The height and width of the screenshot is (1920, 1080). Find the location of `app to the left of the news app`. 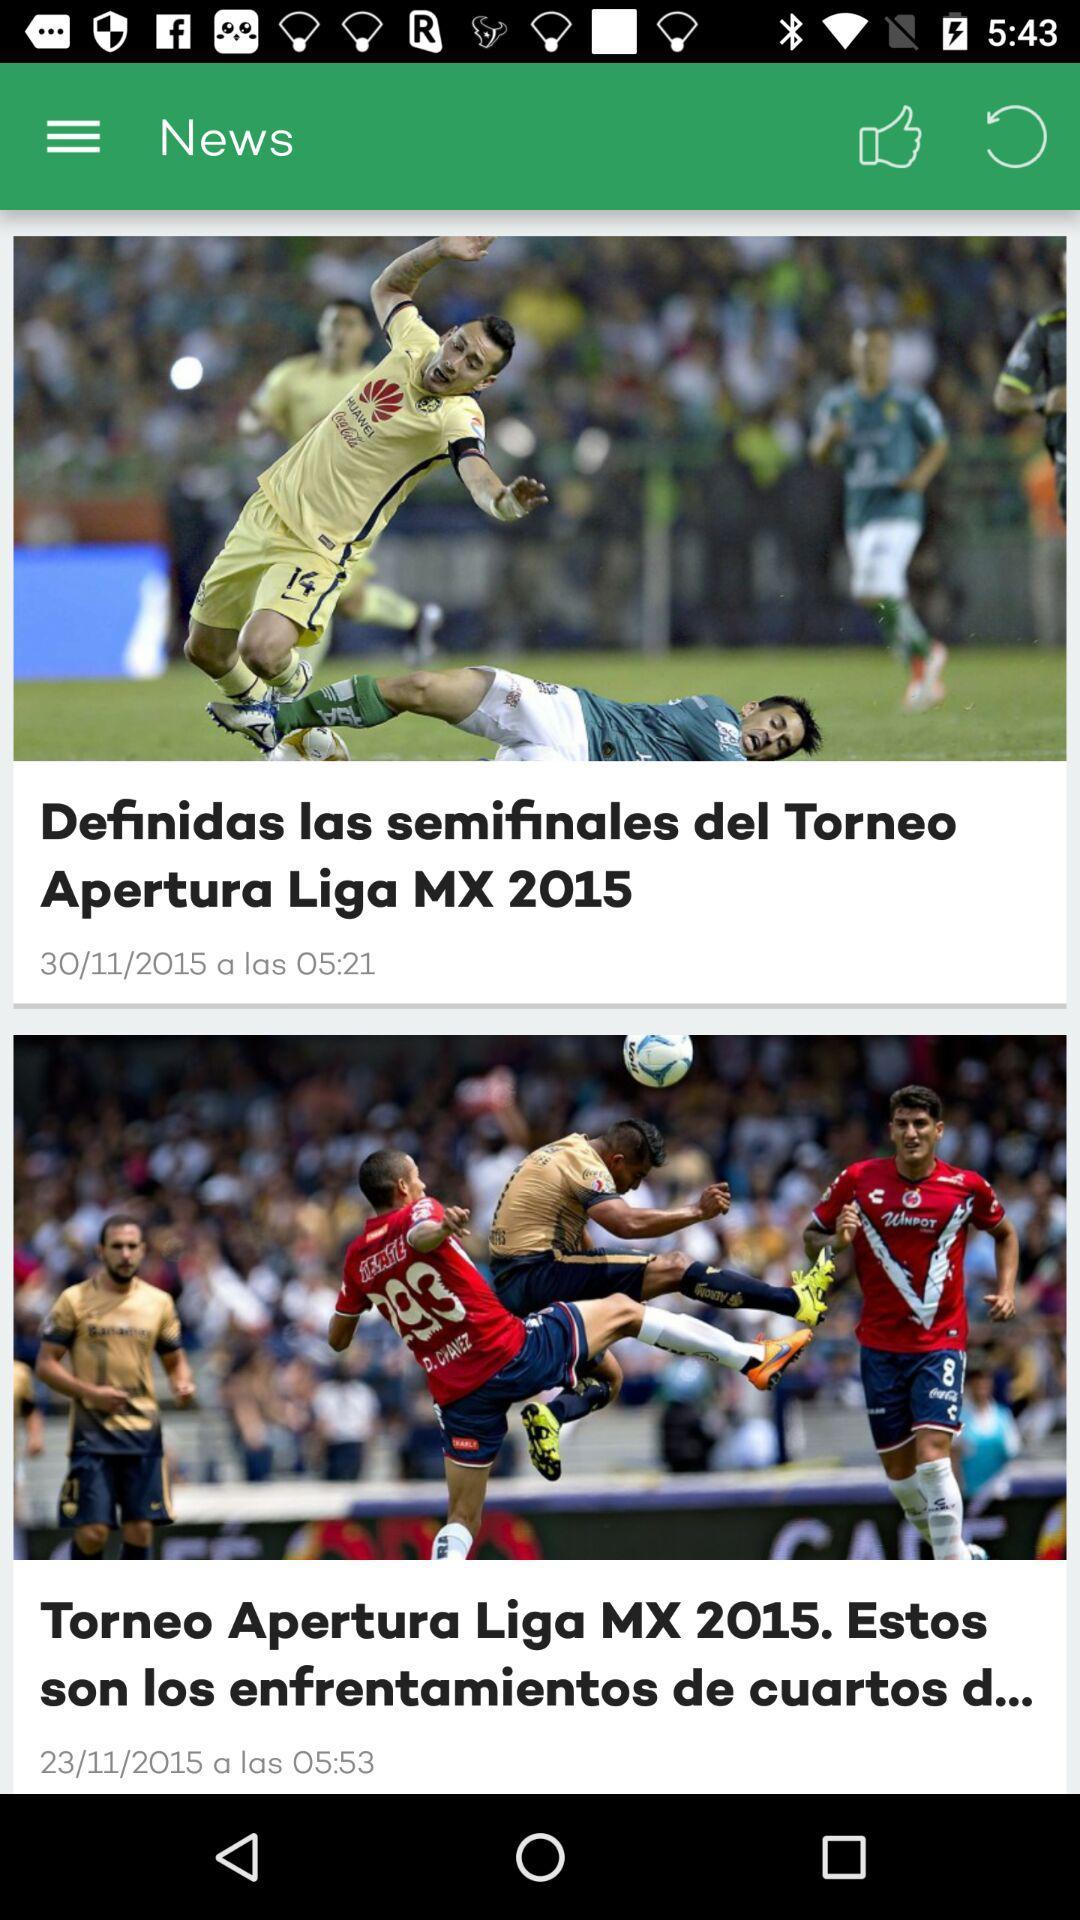

app to the left of the news app is located at coordinates (72, 135).